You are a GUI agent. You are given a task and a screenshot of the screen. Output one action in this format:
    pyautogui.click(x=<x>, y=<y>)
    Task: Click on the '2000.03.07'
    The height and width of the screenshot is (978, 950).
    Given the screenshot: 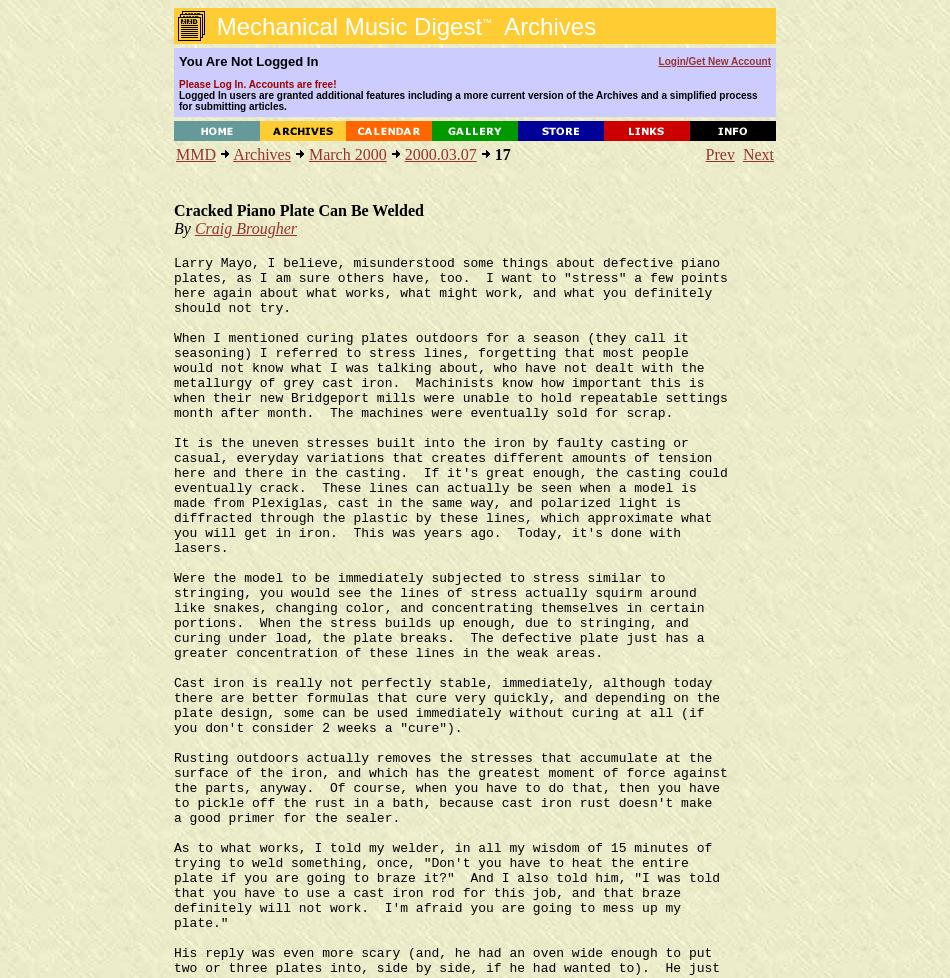 What is the action you would take?
    pyautogui.click(x=439, y=154)
    